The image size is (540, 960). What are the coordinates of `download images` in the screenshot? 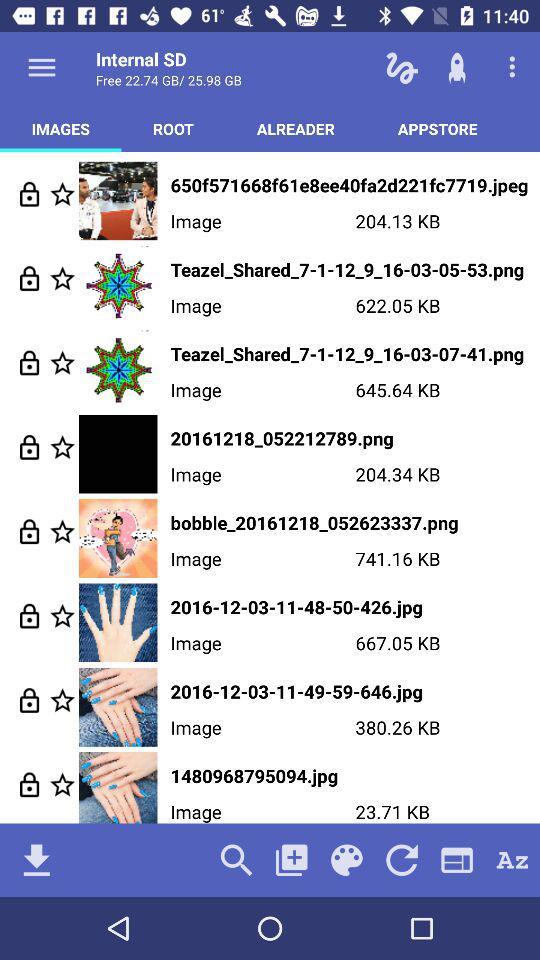 It's located at (36, 859).